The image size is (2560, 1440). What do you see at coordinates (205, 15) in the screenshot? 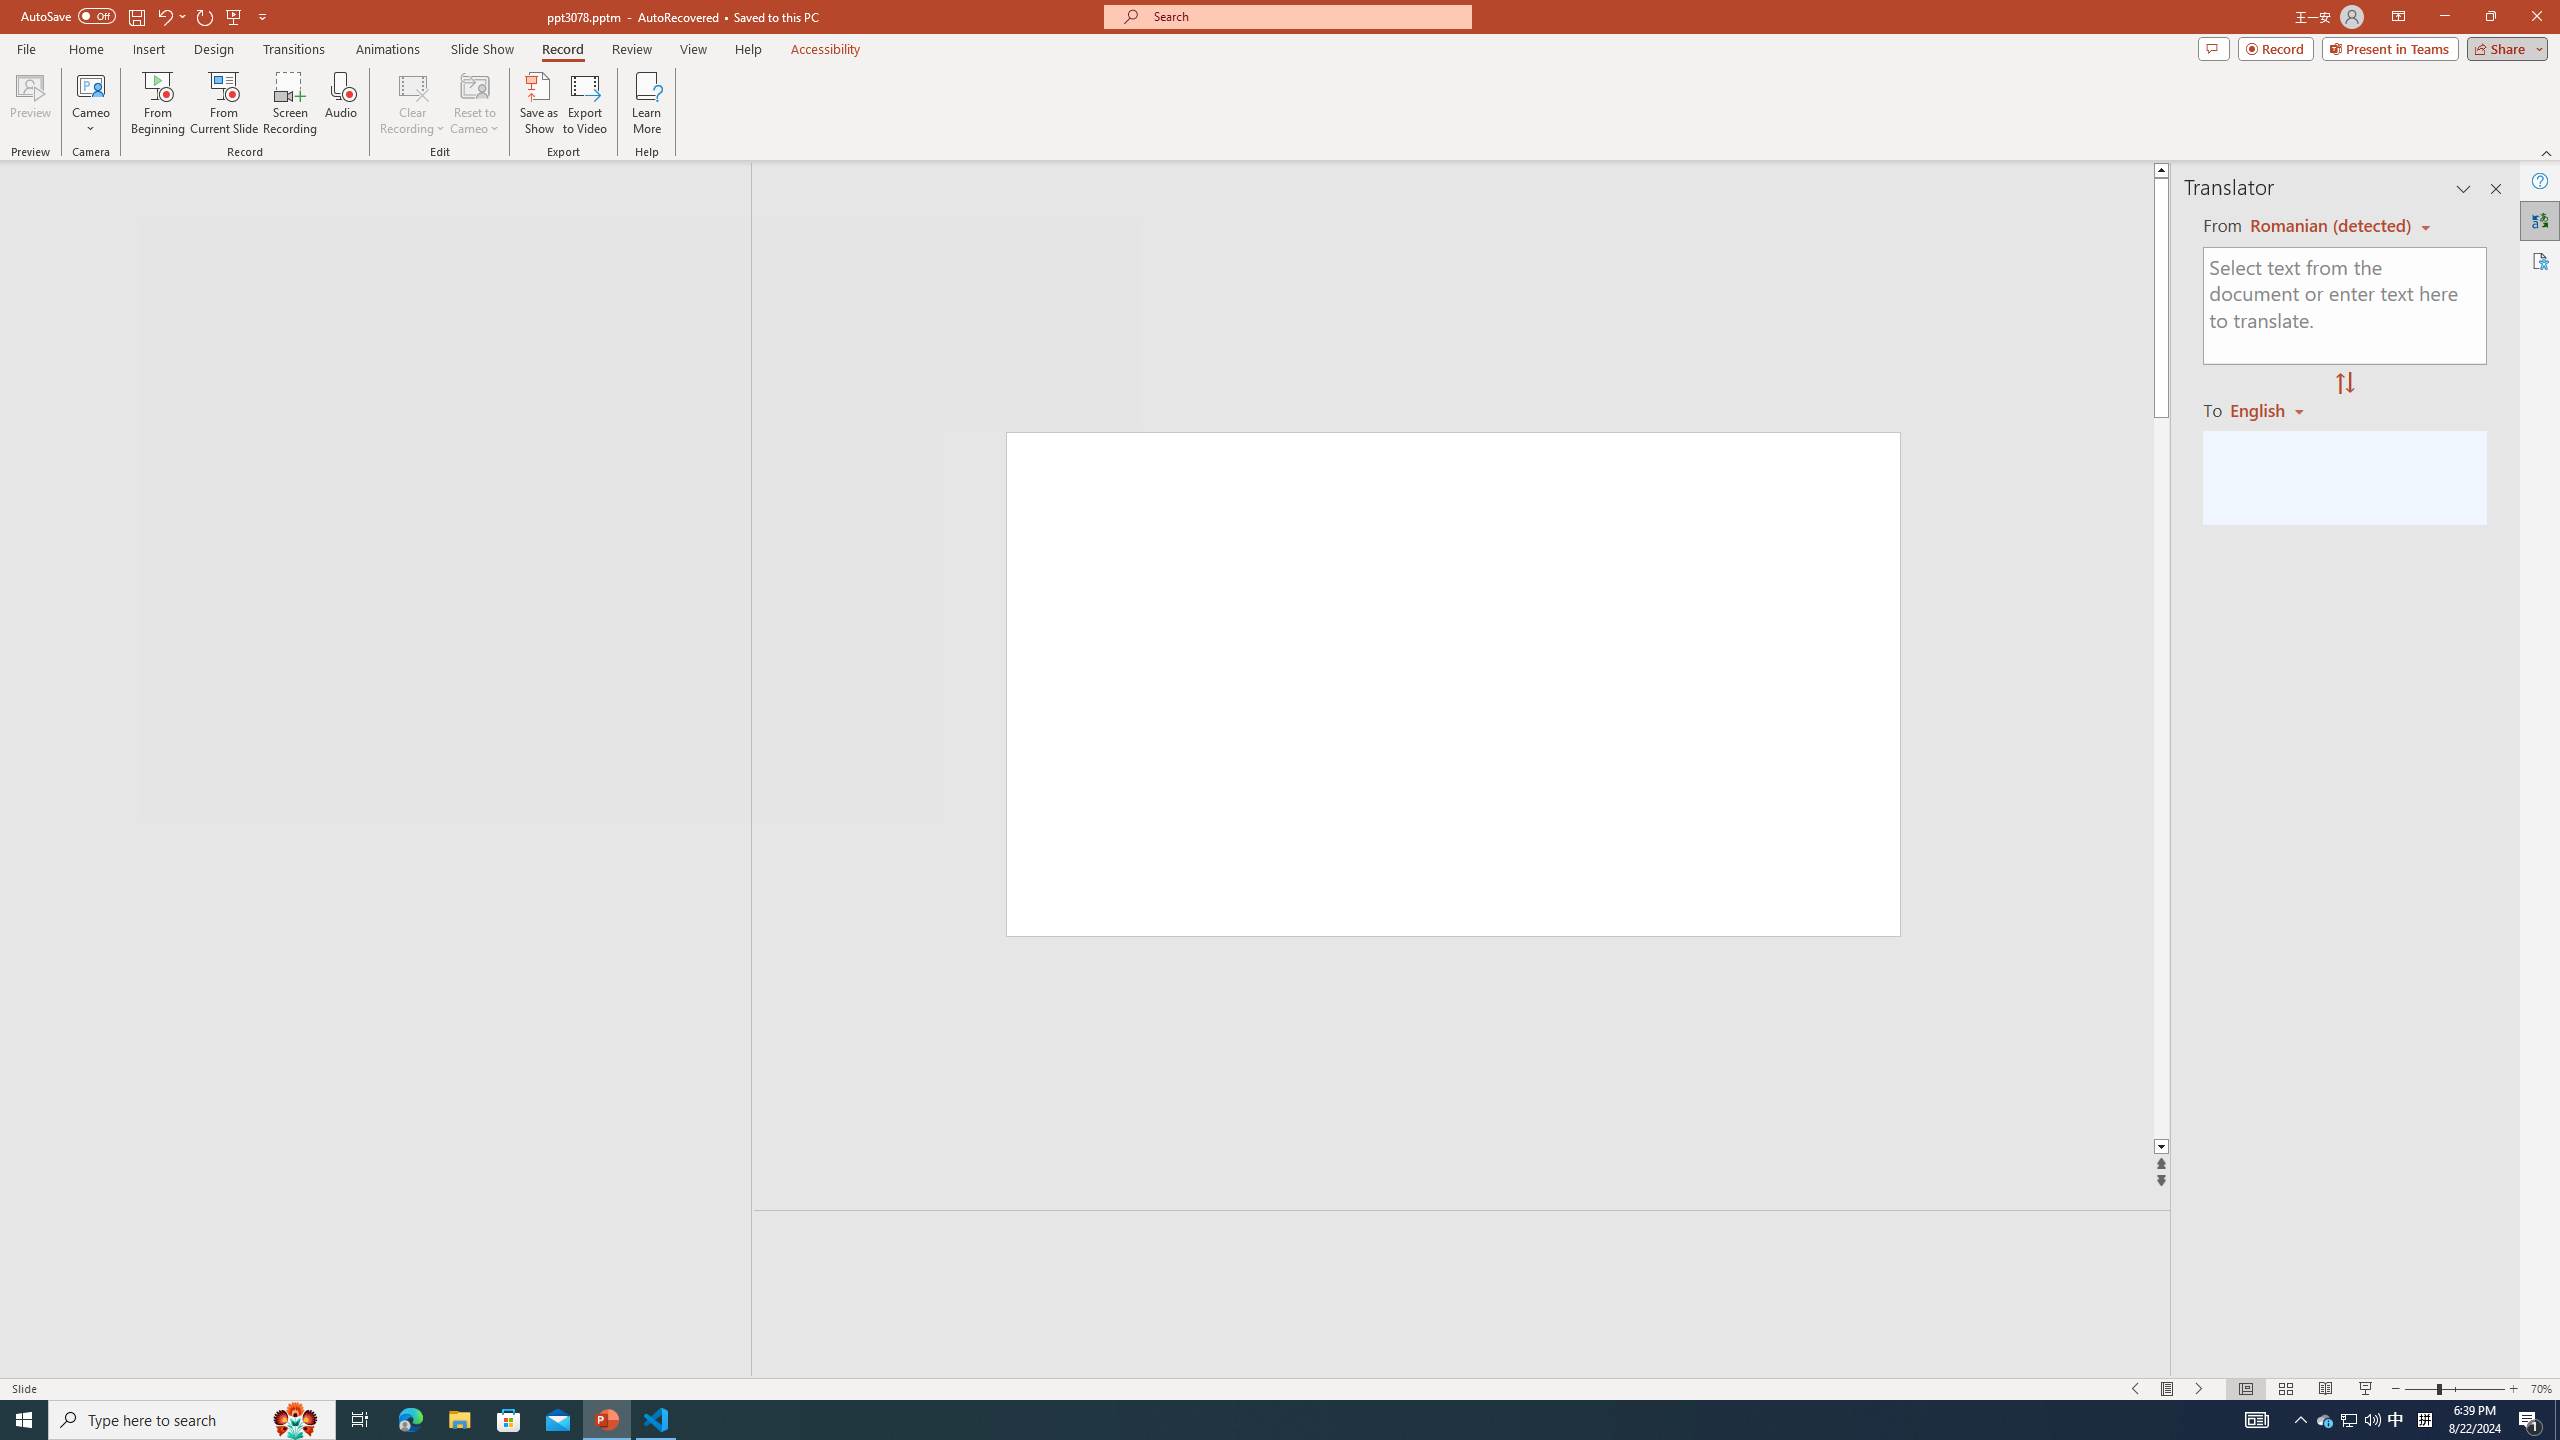
I see `'Redo'` at bounding box center [205, 15].